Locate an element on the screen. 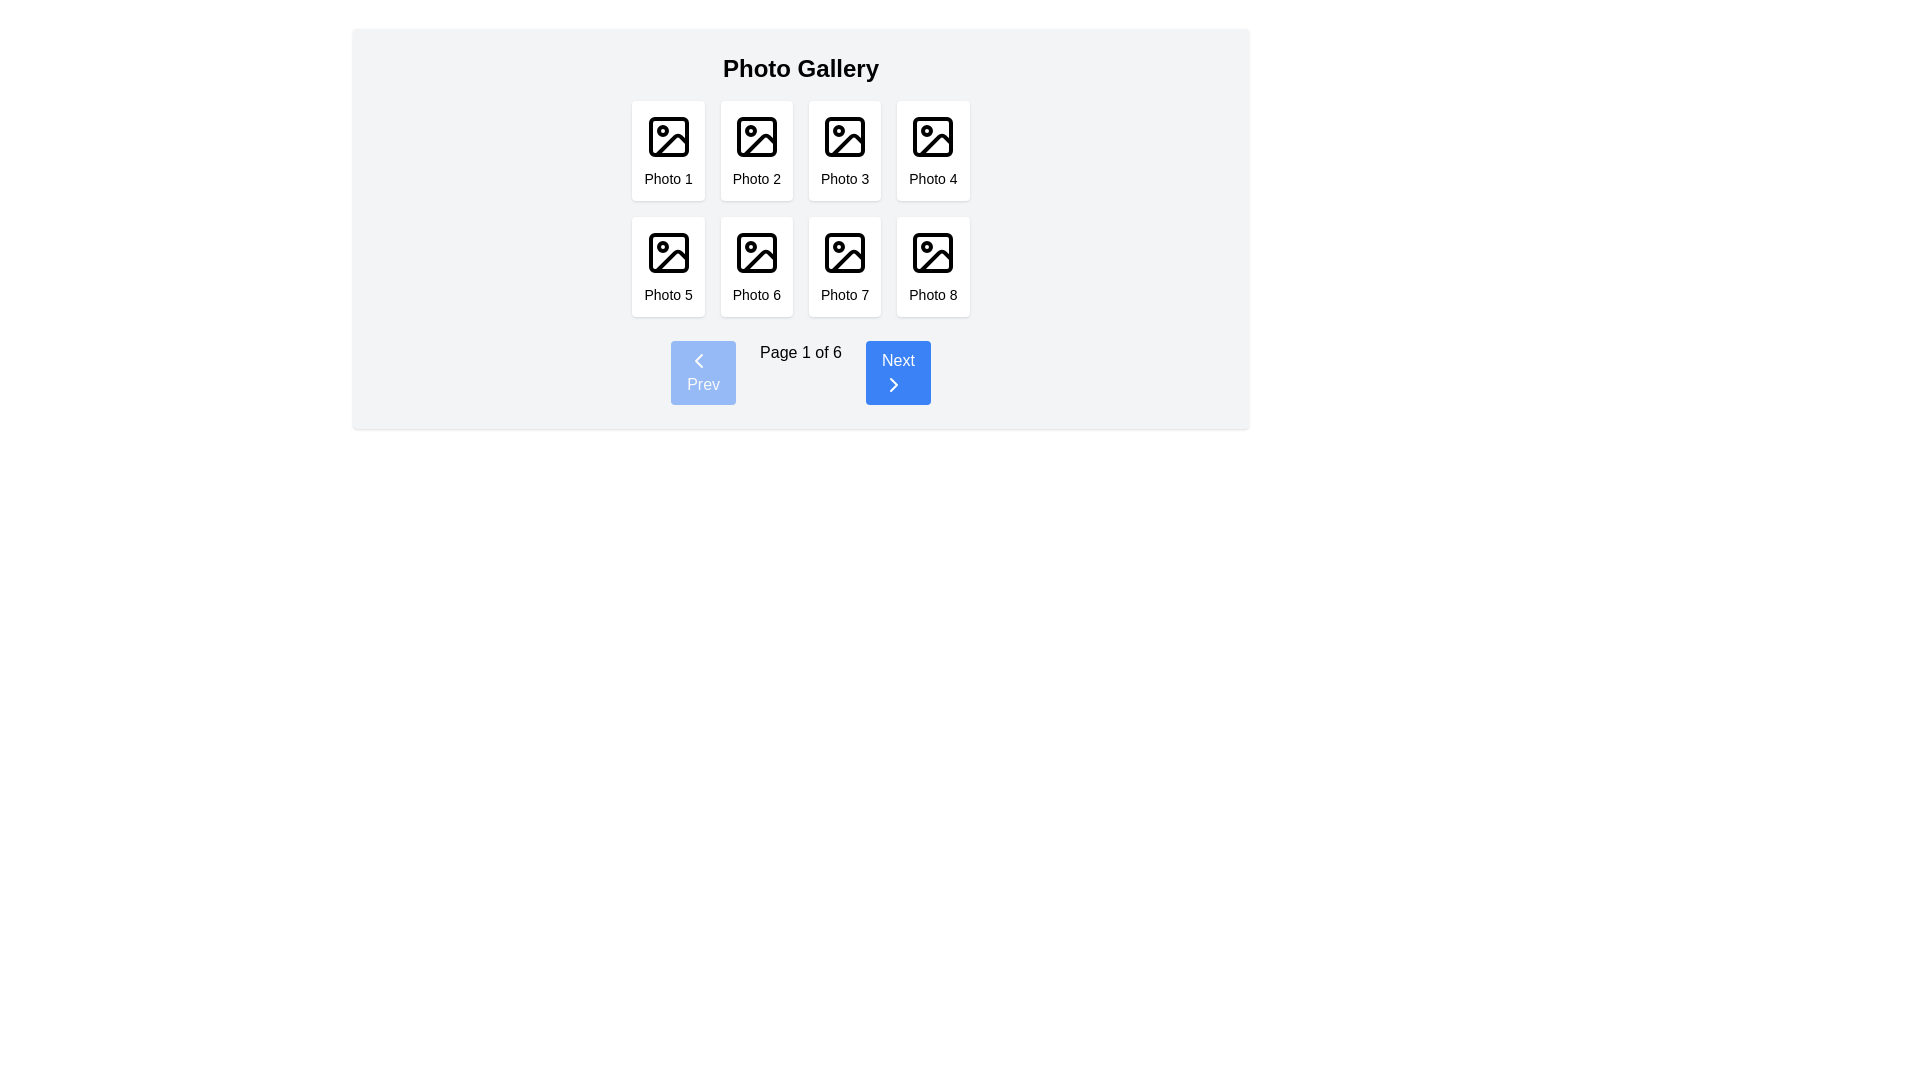 The image size is (1920, 1080). the decorative rectangular shape with rounded corners located inside the 'Photo 5' image icon in the second row, first column of the gallery grid is located at coordinates (668, 252).